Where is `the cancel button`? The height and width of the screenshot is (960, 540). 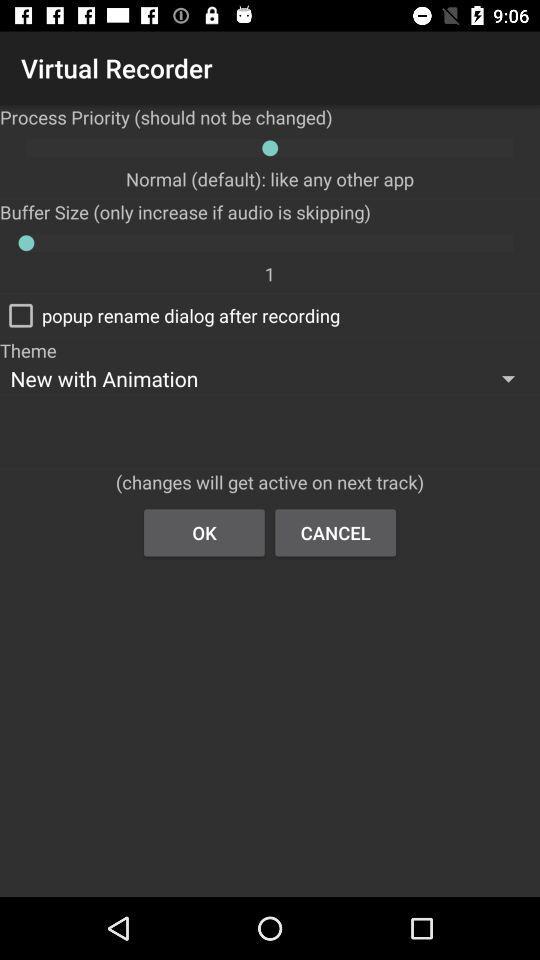
the cancel button is located at coordinates (335, 531).